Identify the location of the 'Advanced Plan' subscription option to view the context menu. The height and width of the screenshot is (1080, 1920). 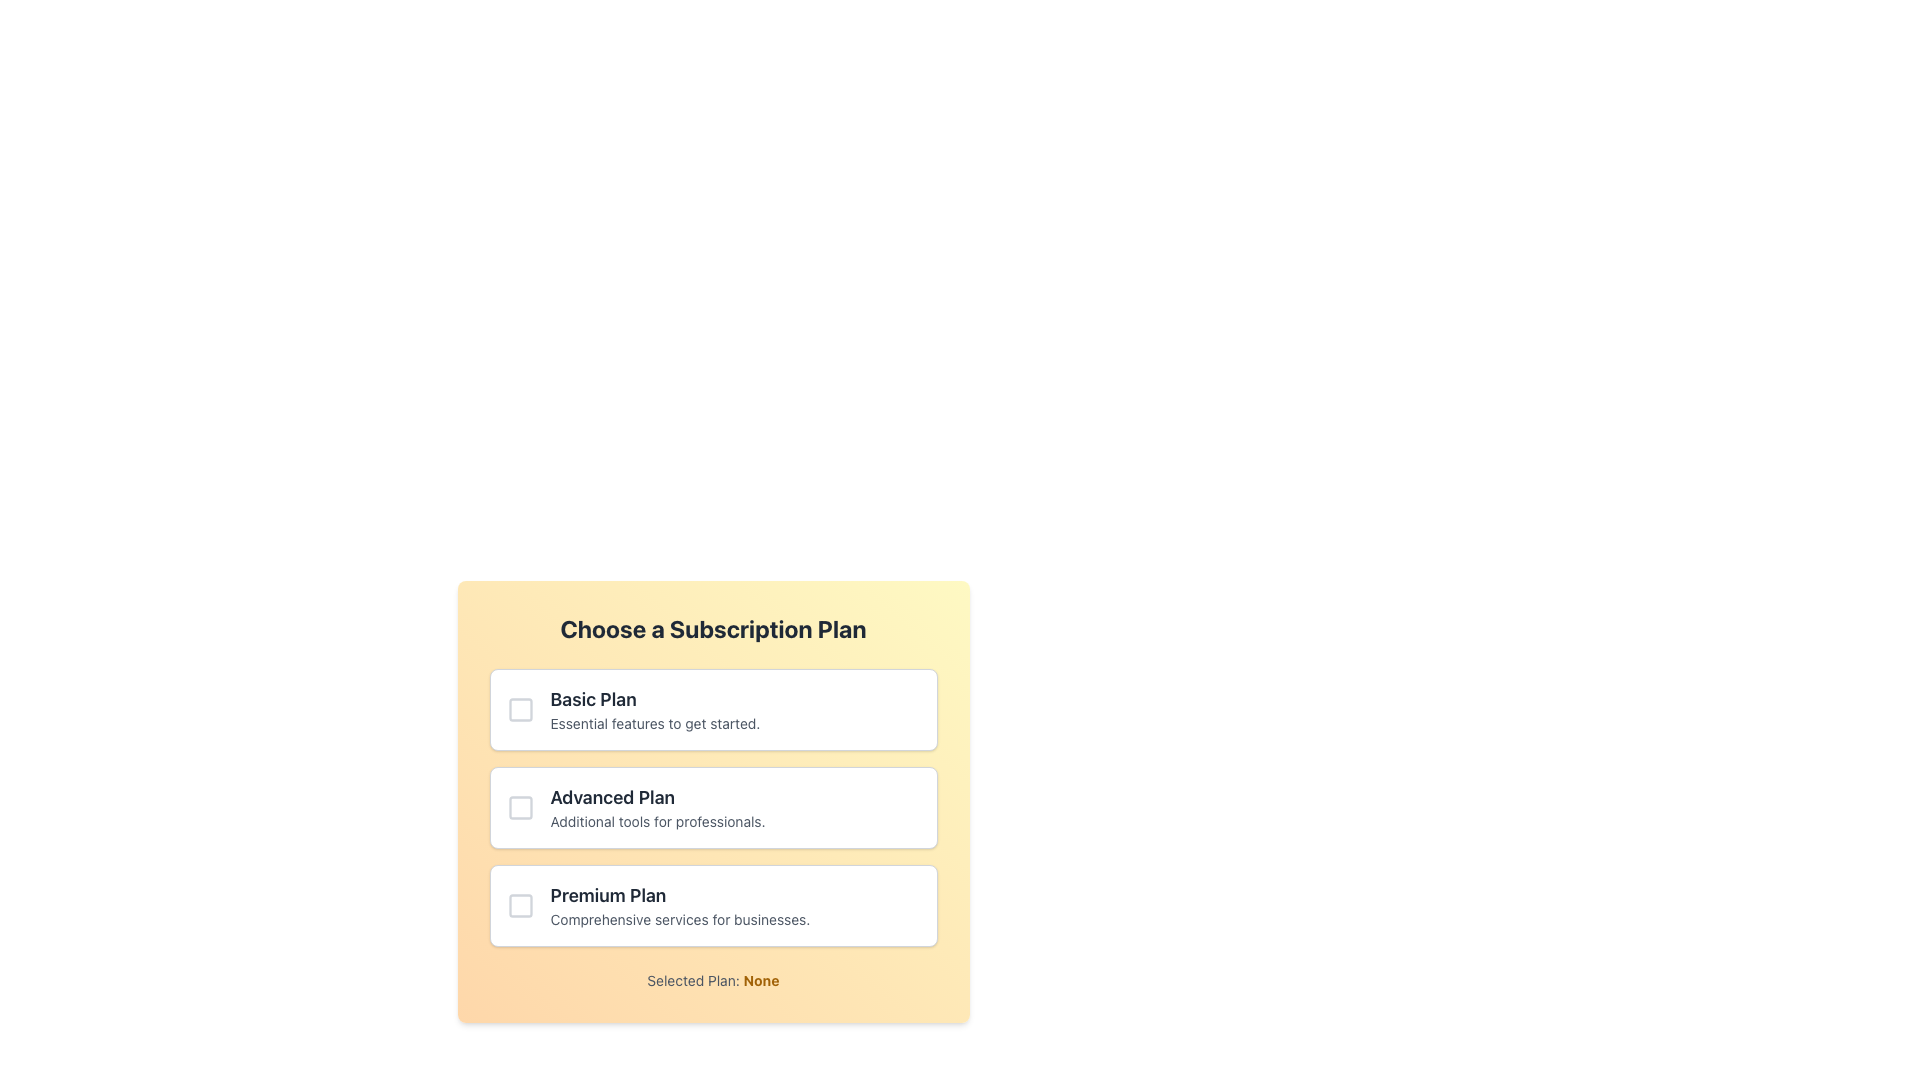
(713, 801).